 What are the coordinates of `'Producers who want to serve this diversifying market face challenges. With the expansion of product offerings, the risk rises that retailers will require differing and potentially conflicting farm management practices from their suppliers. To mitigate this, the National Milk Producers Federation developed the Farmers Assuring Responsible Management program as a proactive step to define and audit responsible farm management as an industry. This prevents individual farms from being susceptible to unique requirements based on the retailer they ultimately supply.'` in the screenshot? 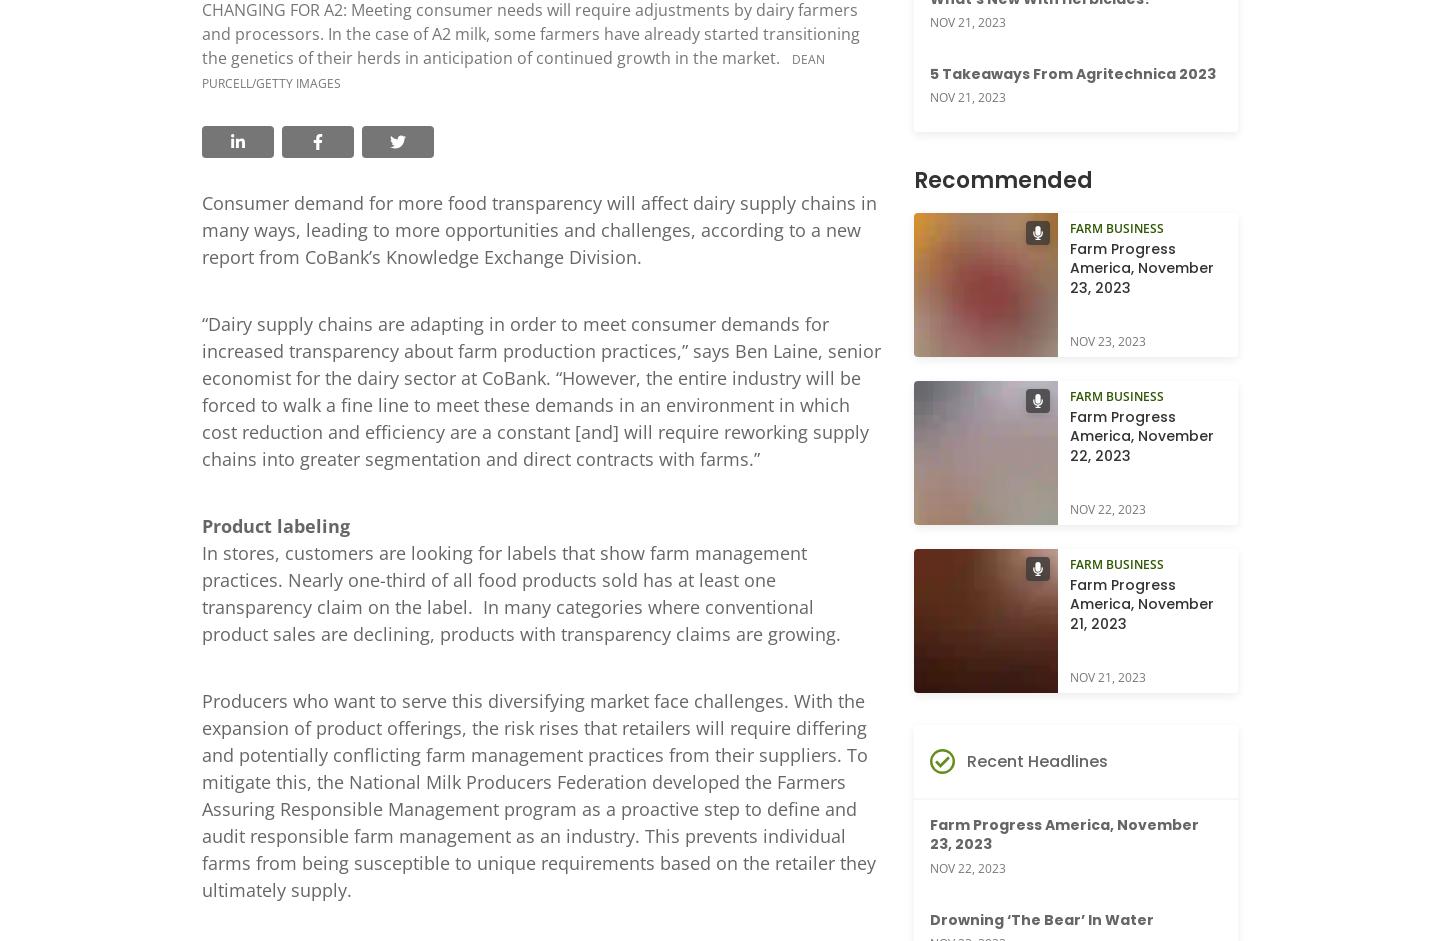 It's located at (537, 794).